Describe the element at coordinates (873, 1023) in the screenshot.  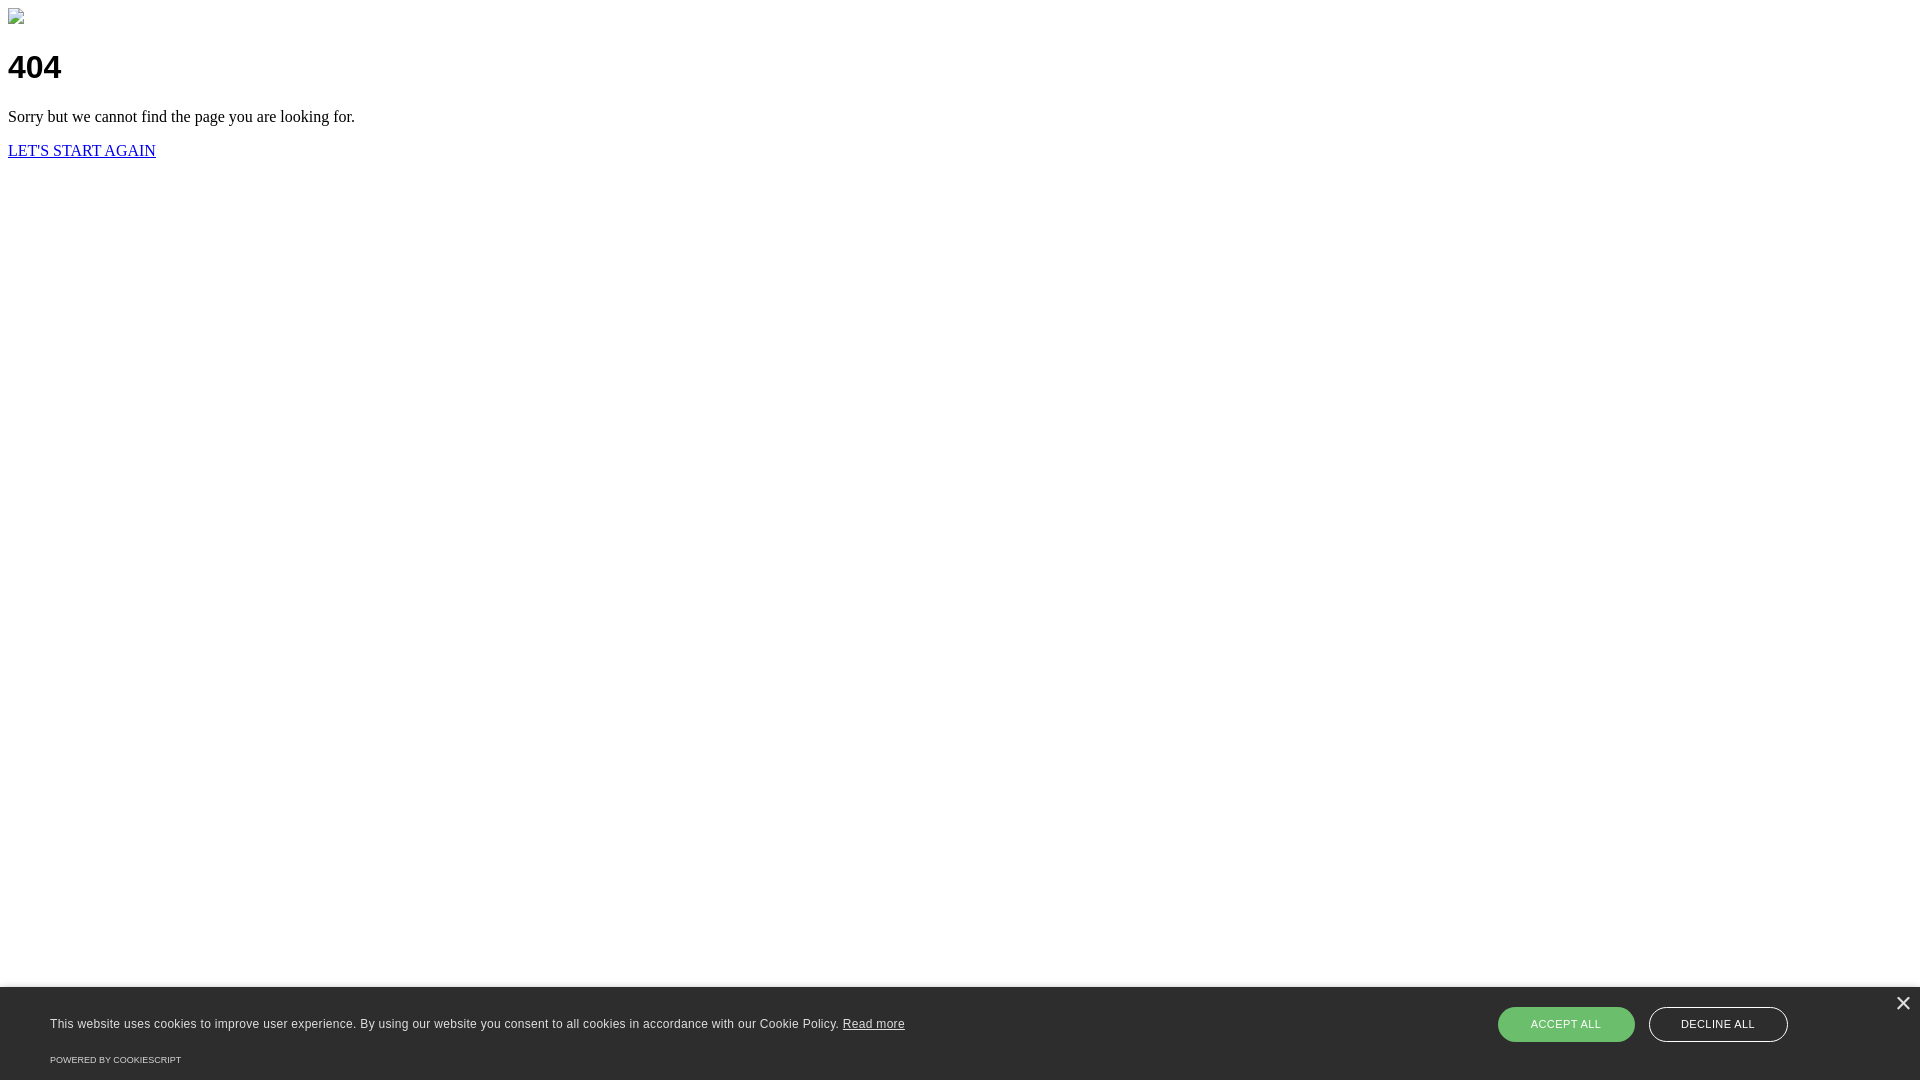
I see `'Read more'` at that location.